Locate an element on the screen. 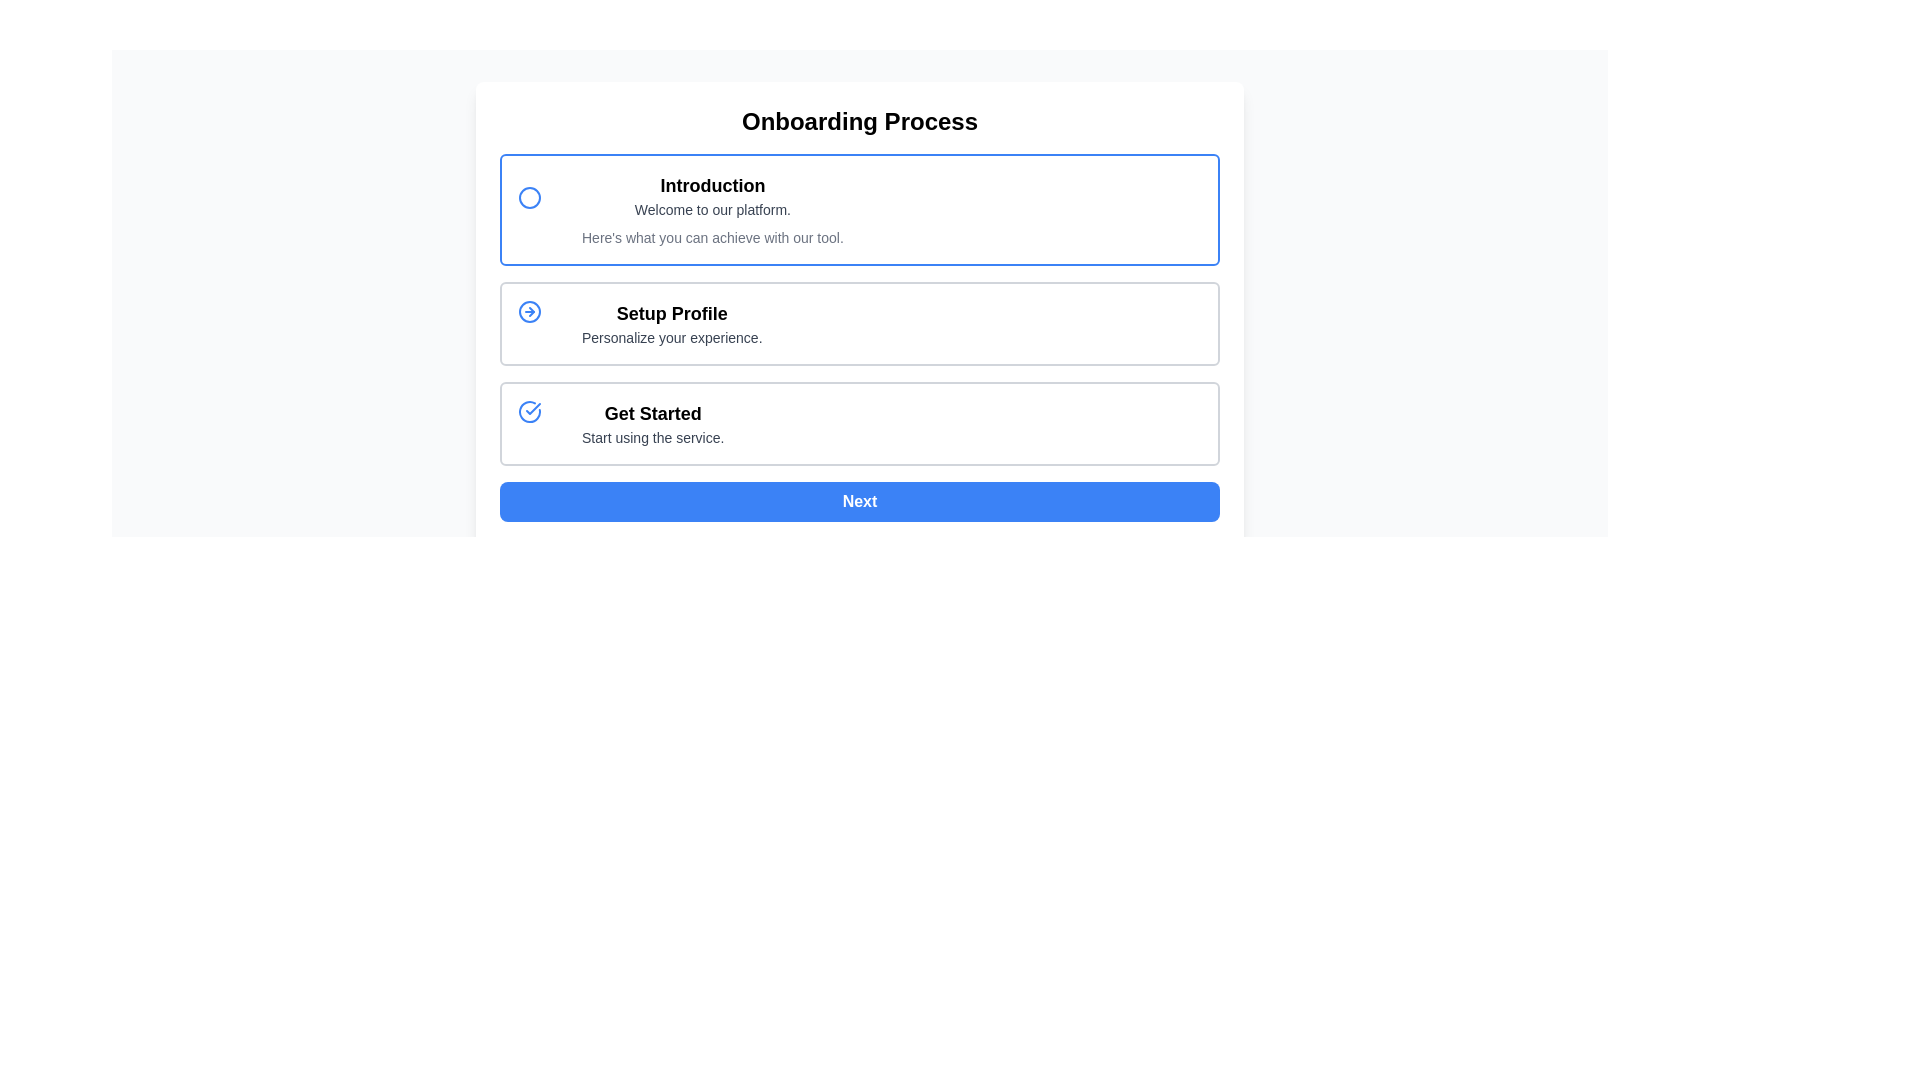  the Circular Icon that serves as an identifying marker for the 'Introduction' section of the onboarding process is located at coordinates (529, 197).